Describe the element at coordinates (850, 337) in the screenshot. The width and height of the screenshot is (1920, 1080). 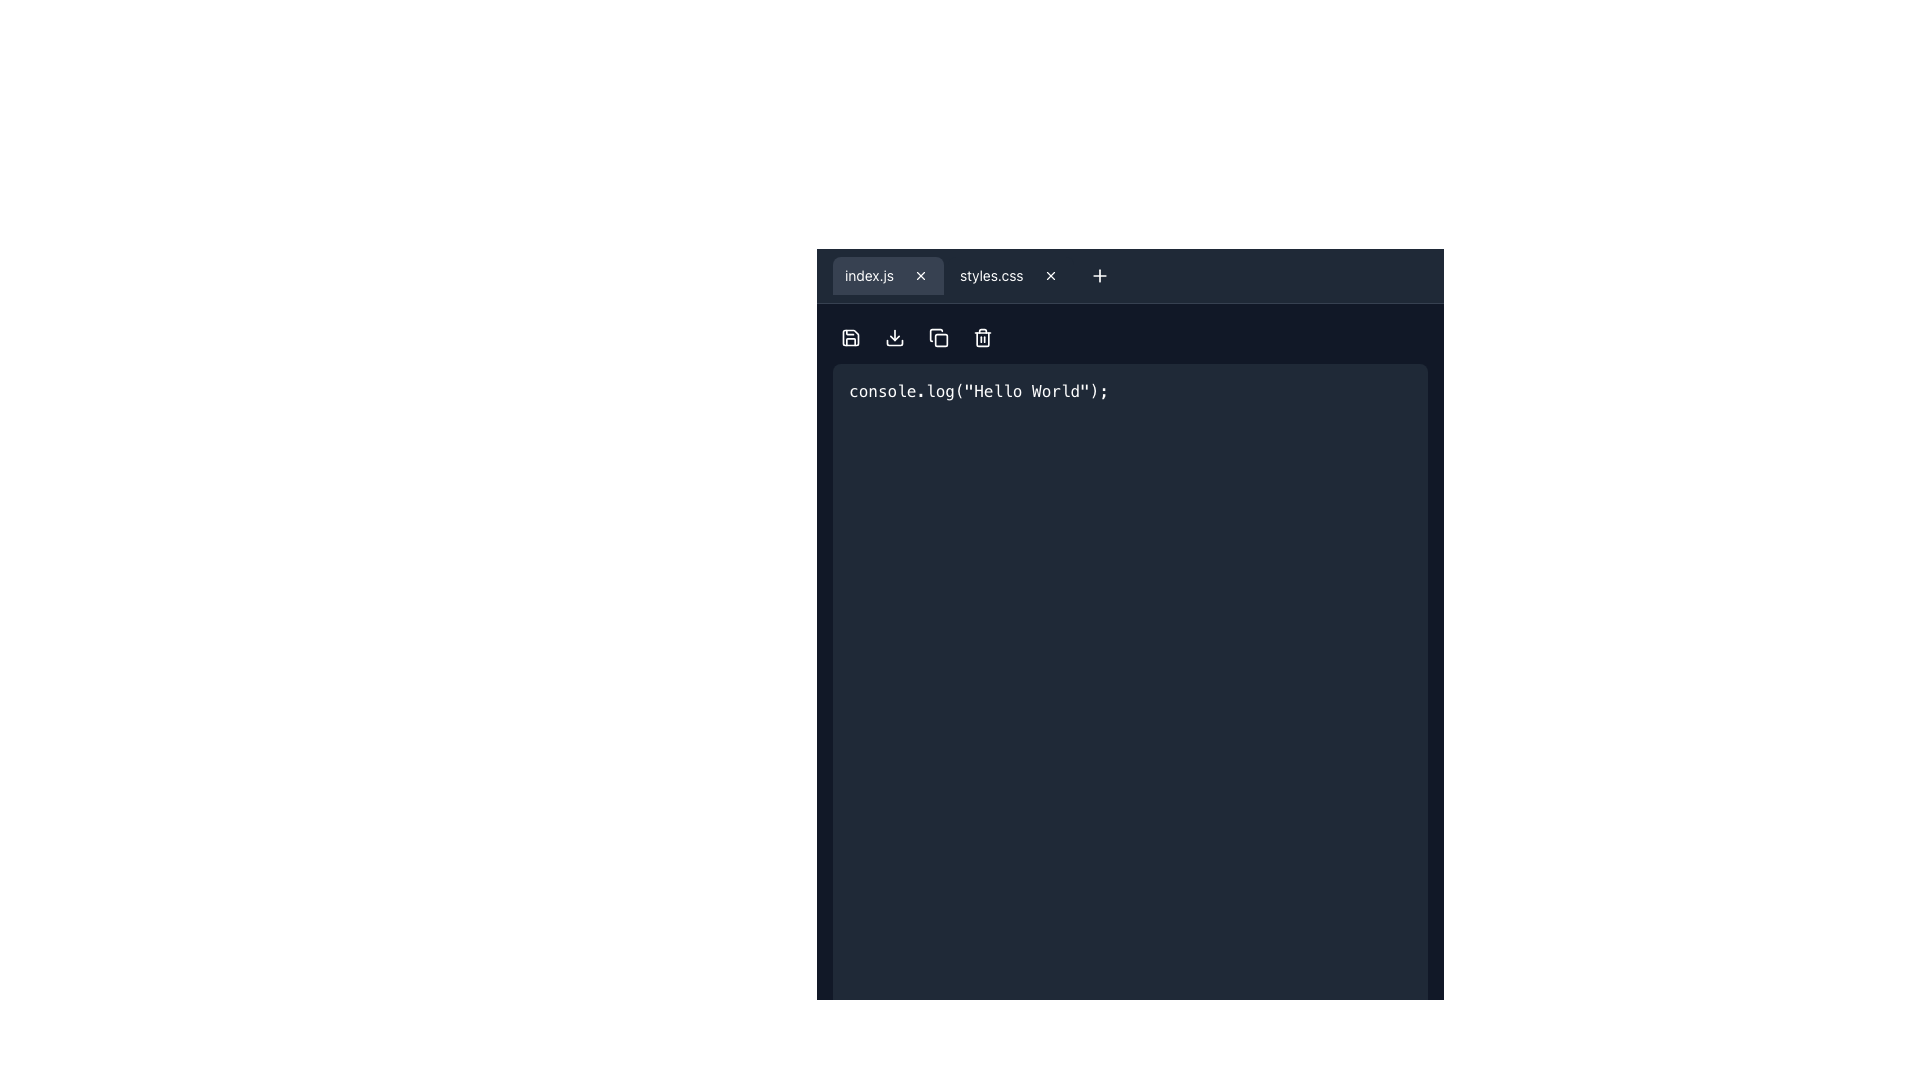
I see `the 'Save' icon button located in the header toolbar area, which is the leftmost icon among action buttons` at that location.